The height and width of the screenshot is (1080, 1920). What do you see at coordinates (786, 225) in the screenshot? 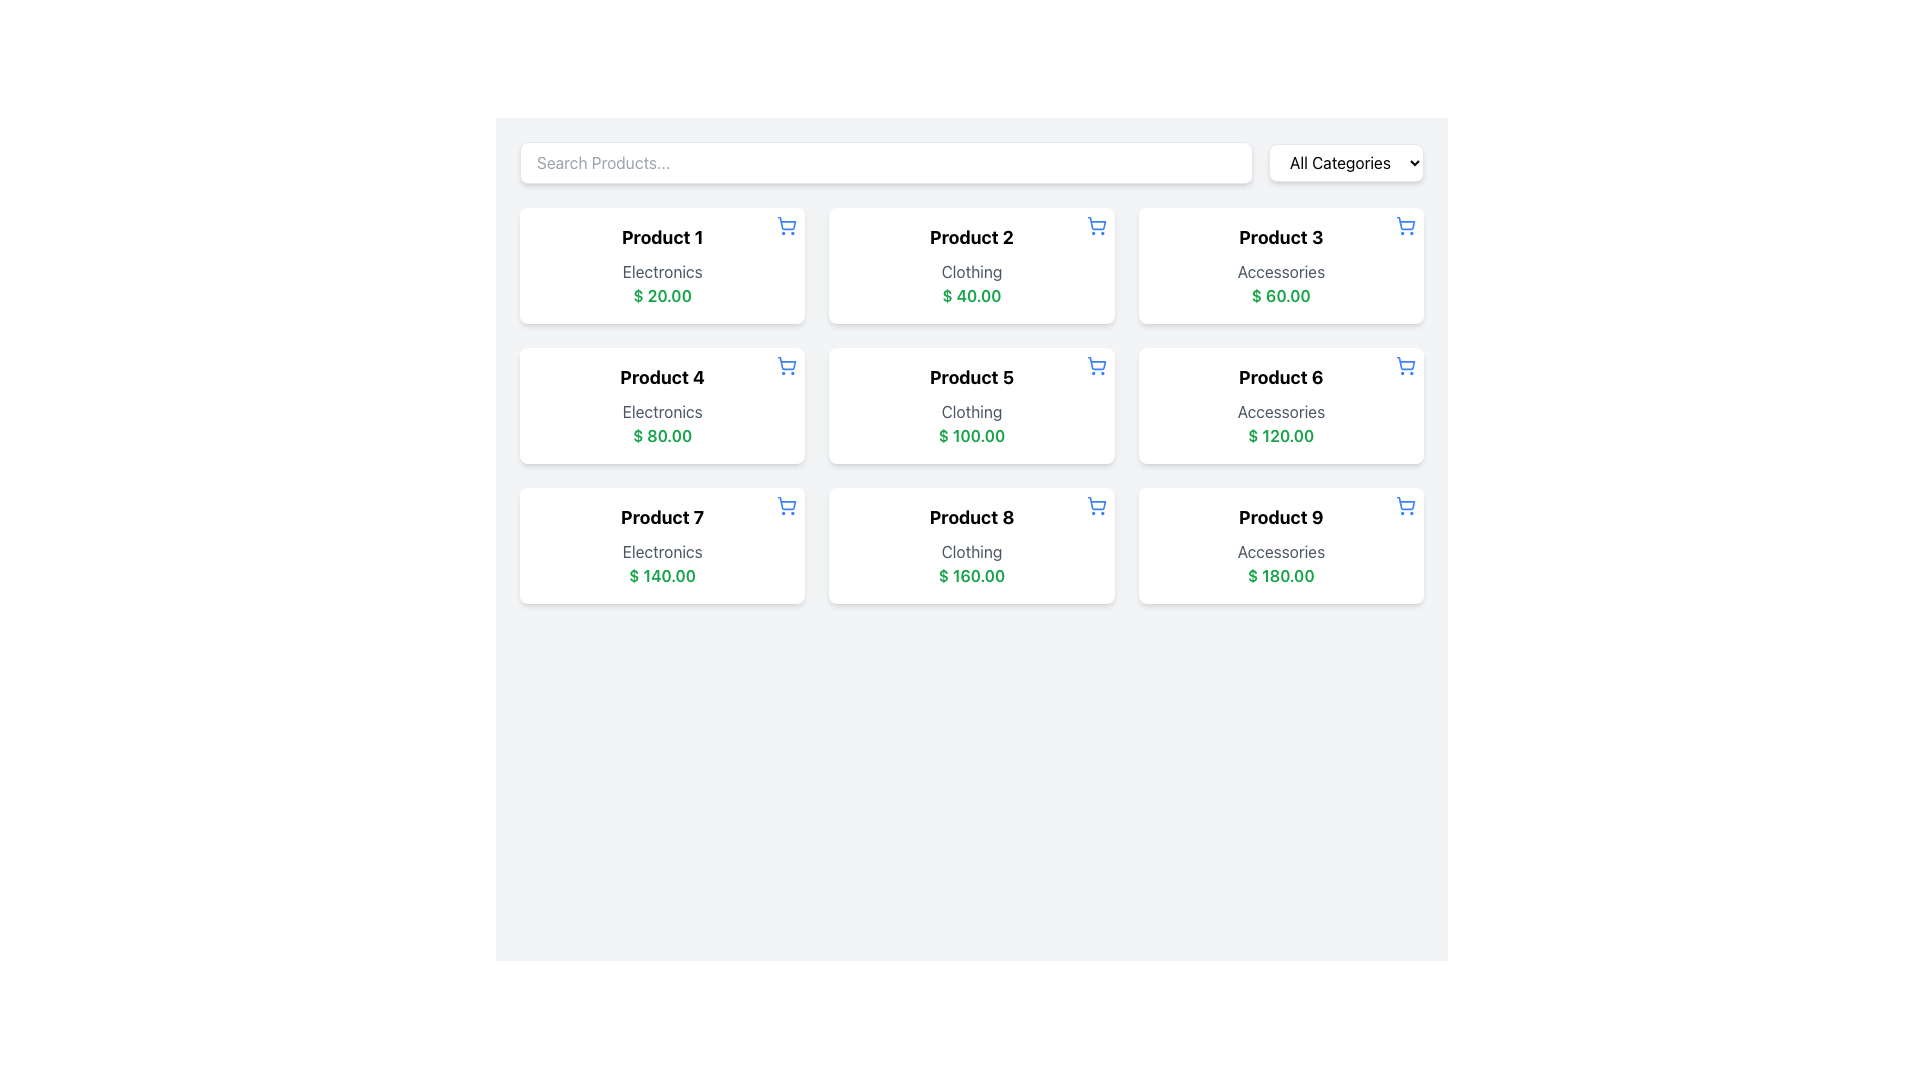
I see `the button in the top-right corner of the 'Product 1' card under the 'Electronics' category` at bounding box center [786, 225].